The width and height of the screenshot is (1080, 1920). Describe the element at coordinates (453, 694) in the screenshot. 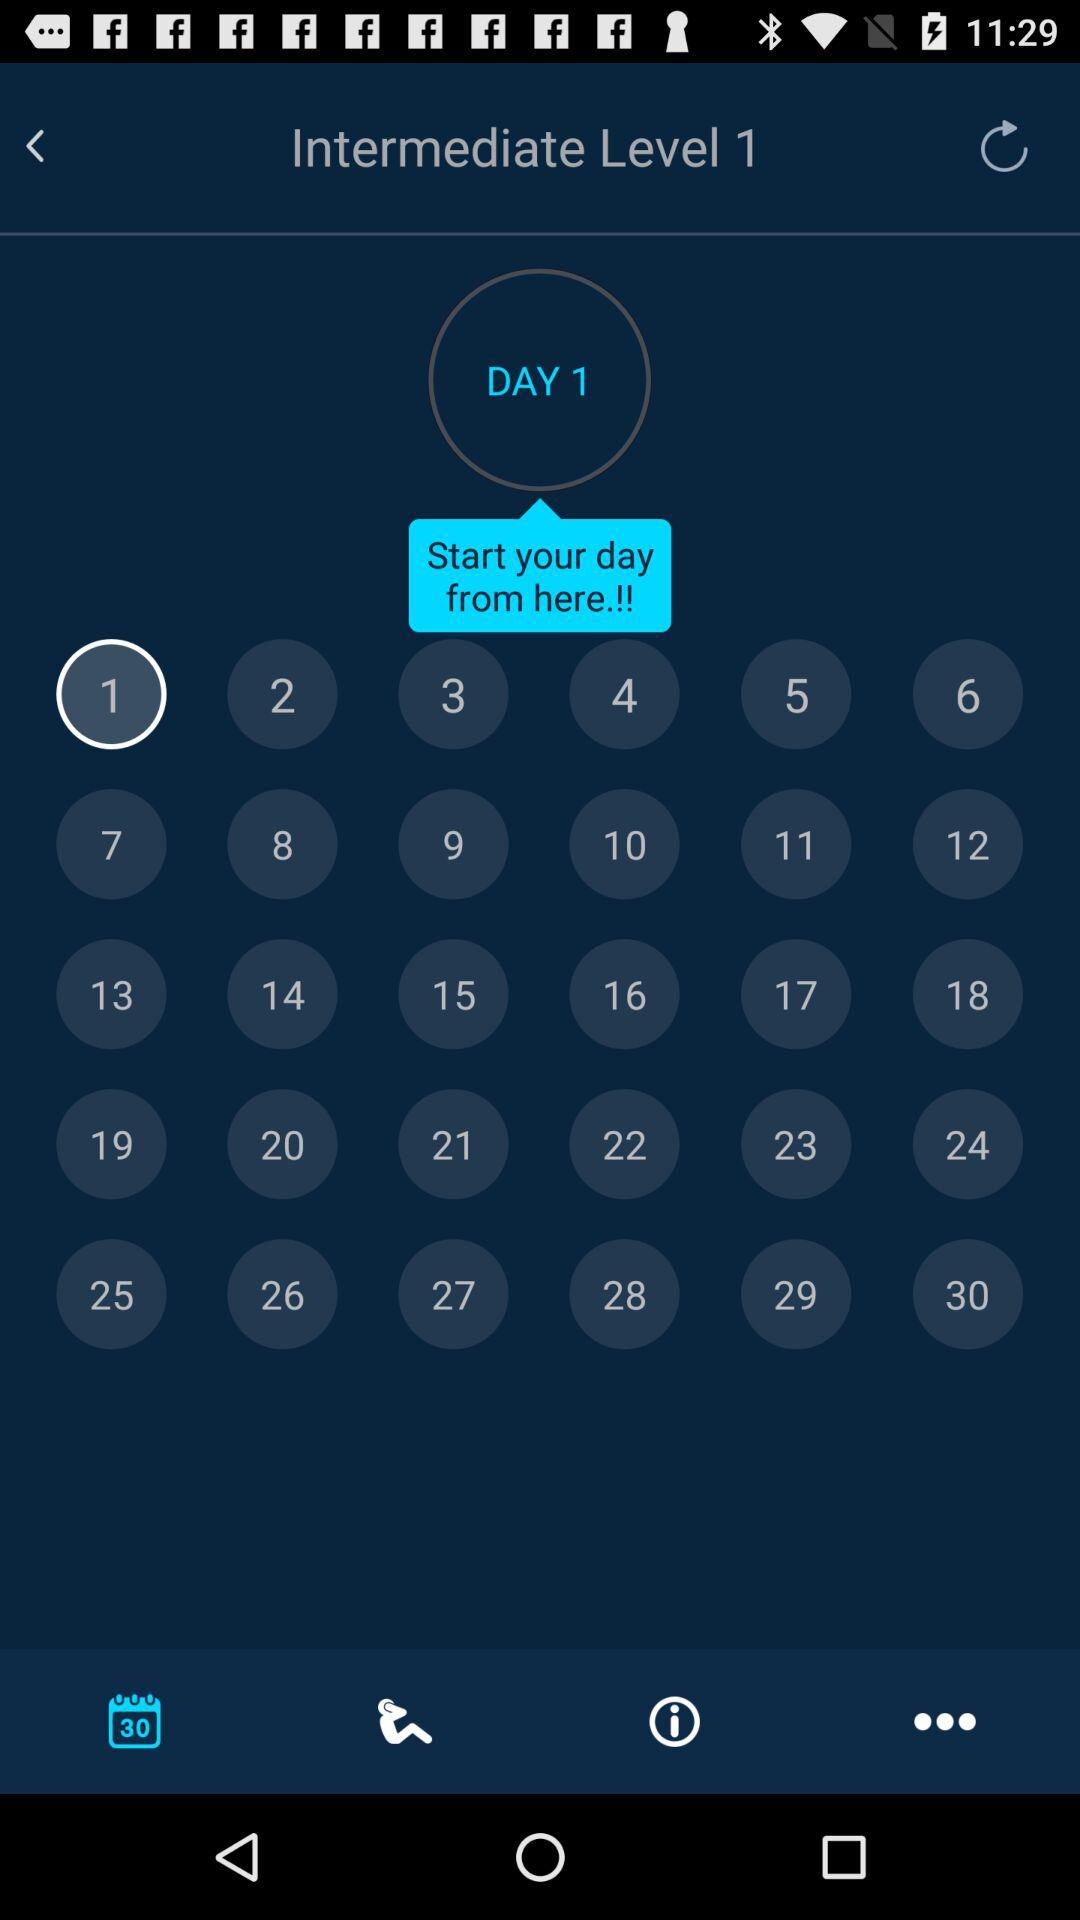

I see `press number 3` at that location.